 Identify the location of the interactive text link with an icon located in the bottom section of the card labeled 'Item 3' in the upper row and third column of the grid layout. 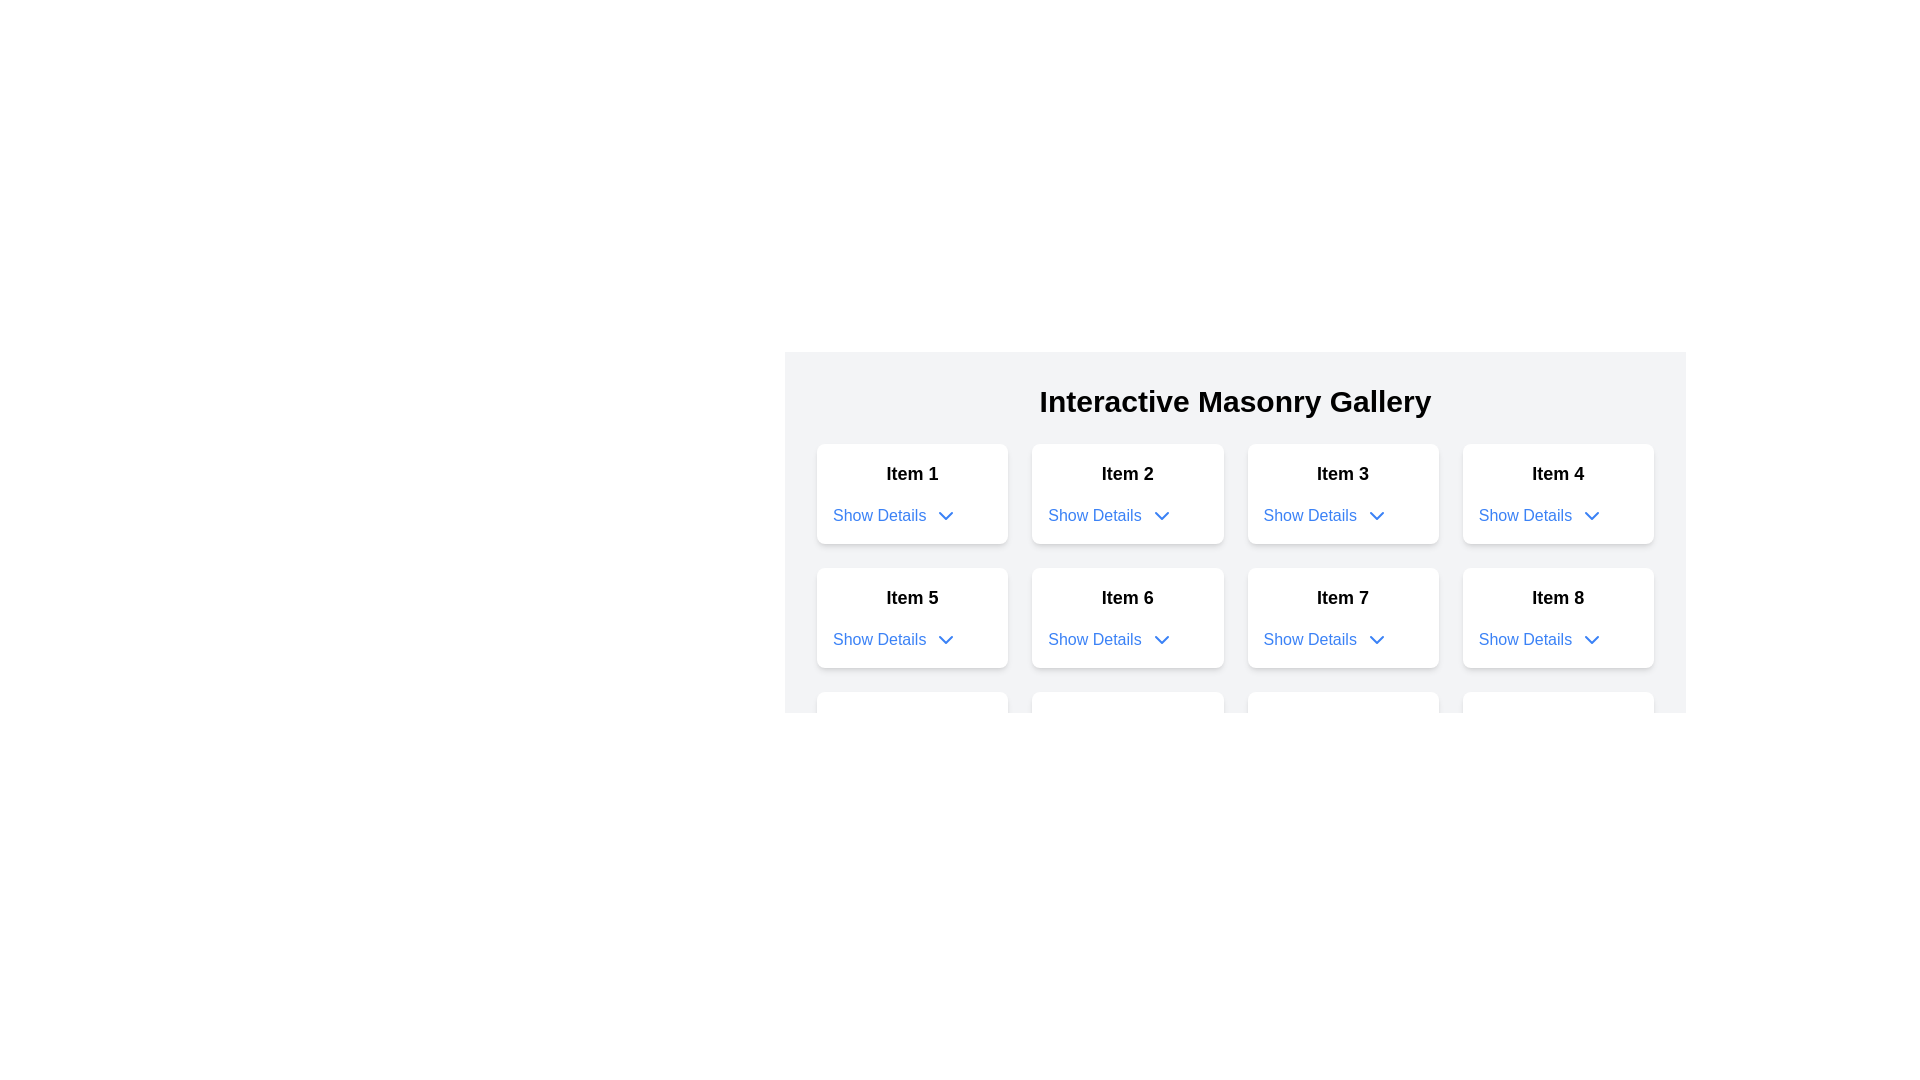
(1326, 515).